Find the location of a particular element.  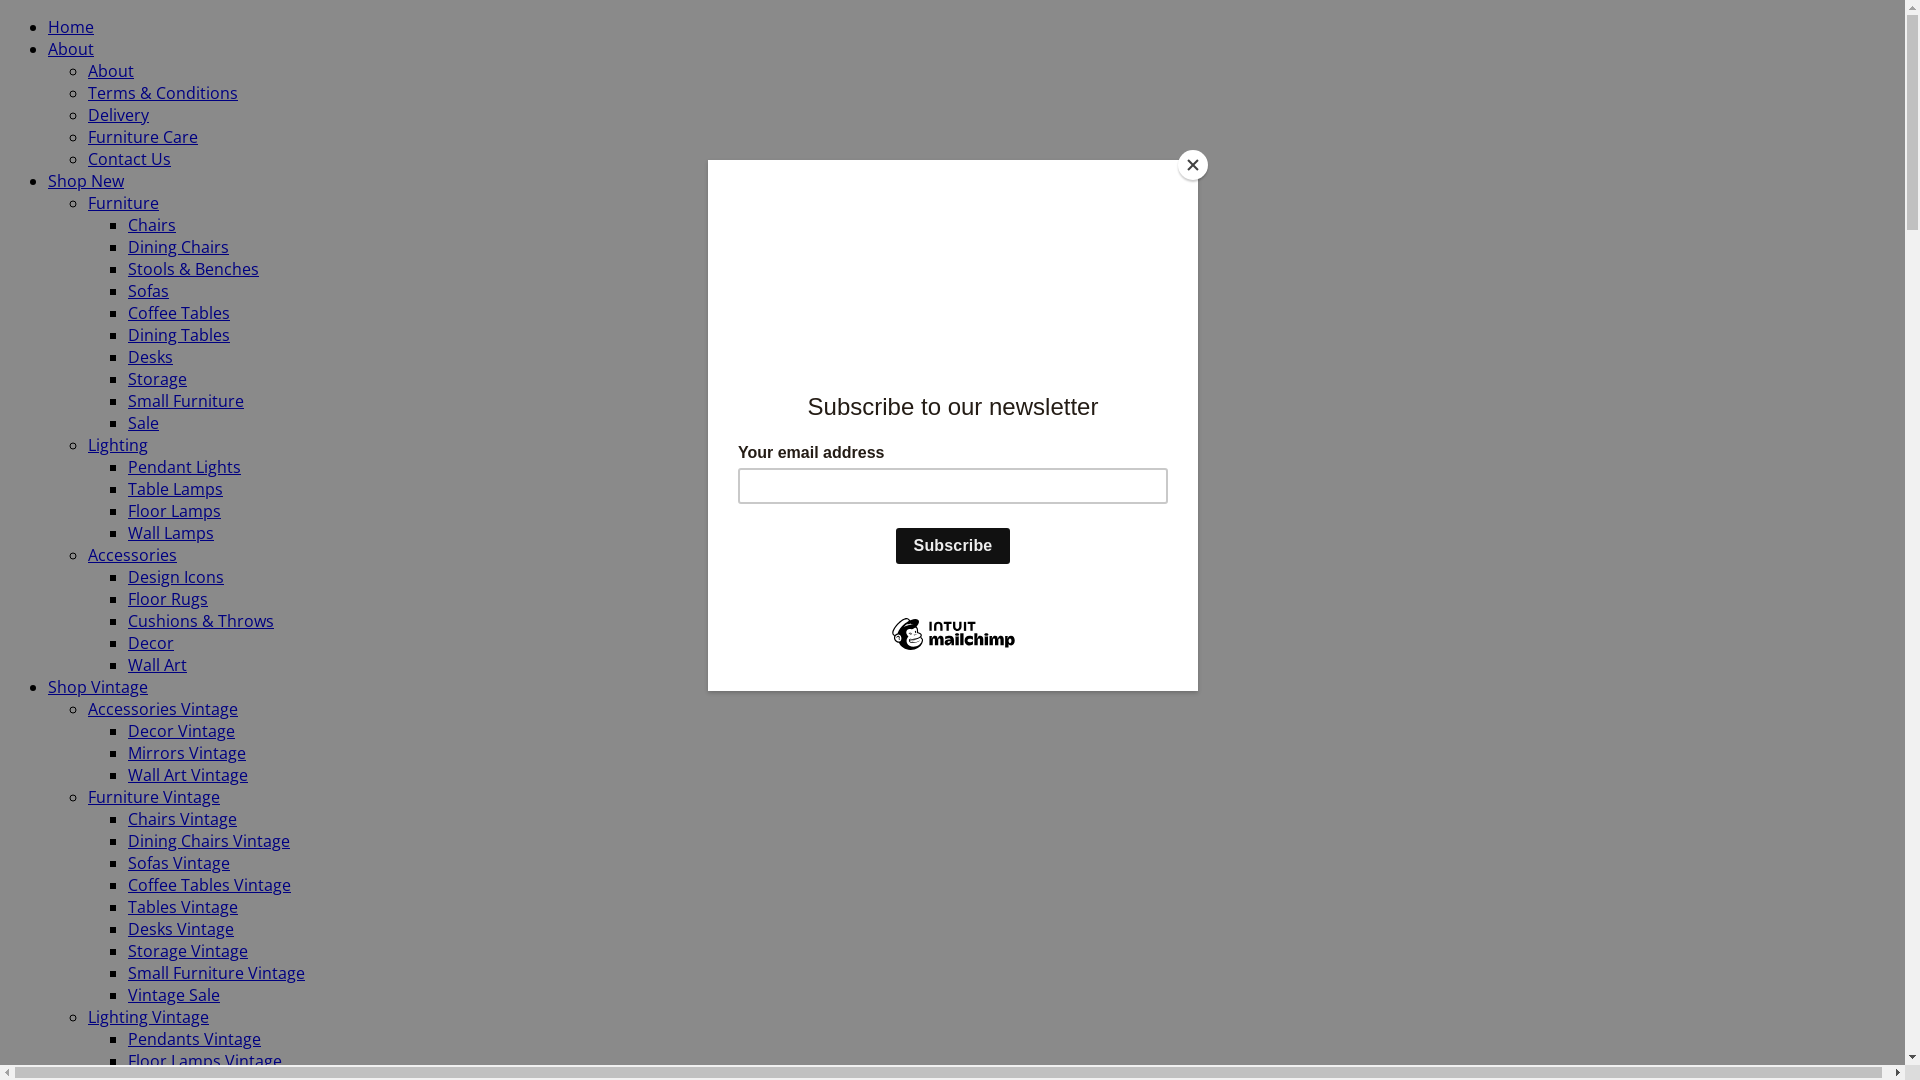

'Floor Rugs' is located at coordinates (168, 597).